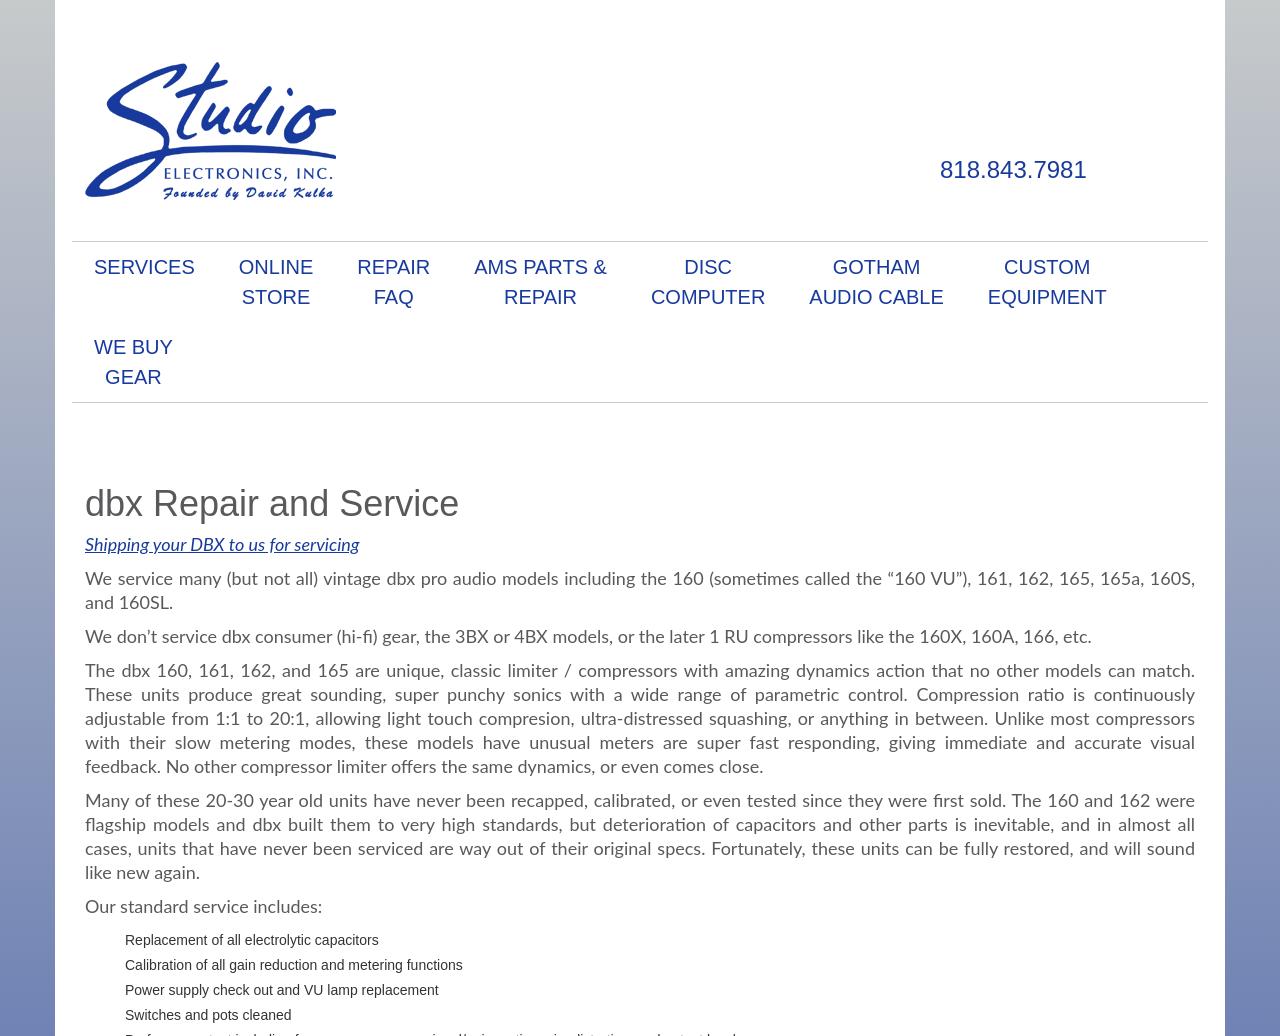 The width and height of the screenshot is (1280, 1036). I want to click on 'Gotham', so click(876, 266).